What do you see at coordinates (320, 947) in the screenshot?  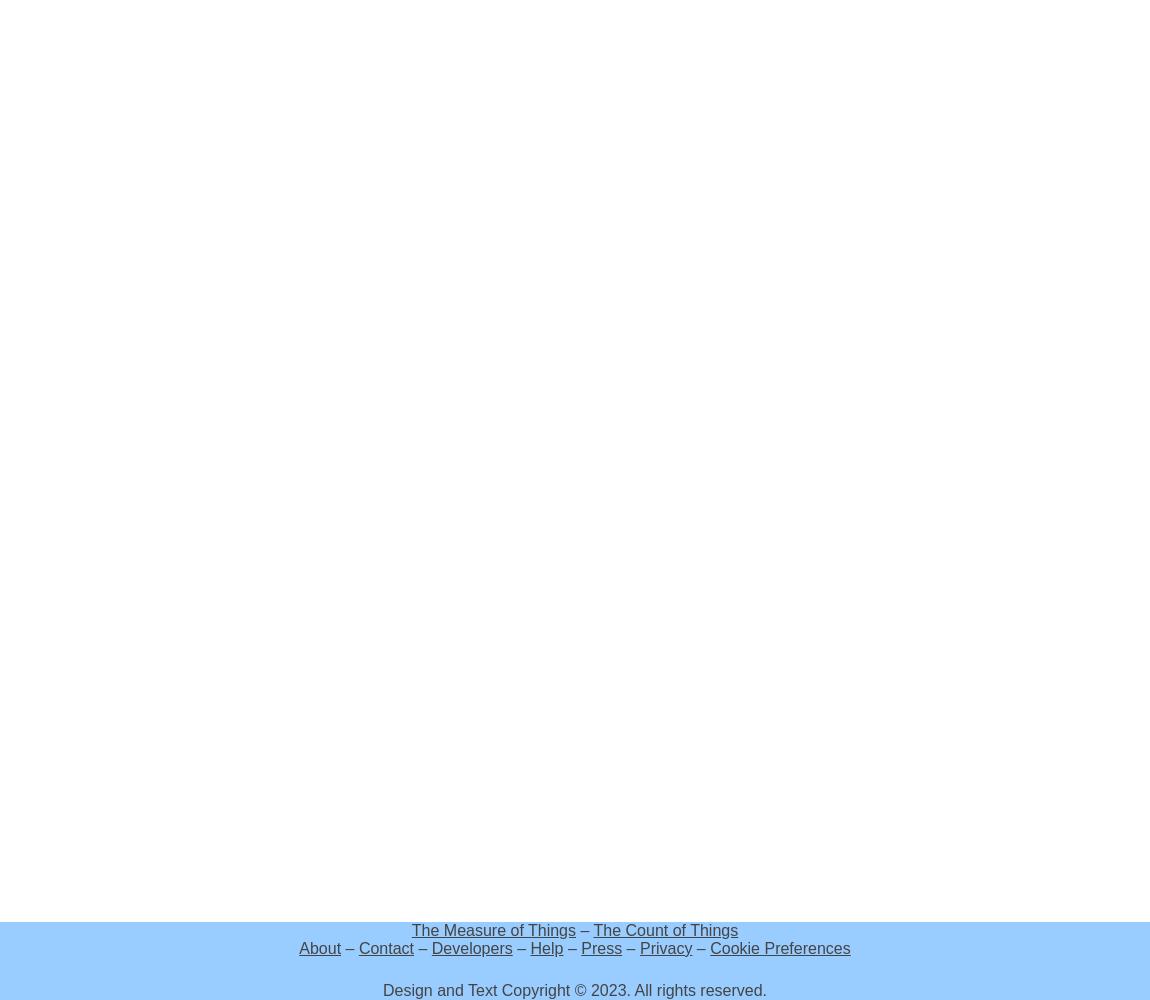 I see `'About'` at bounding box center [320, 947].